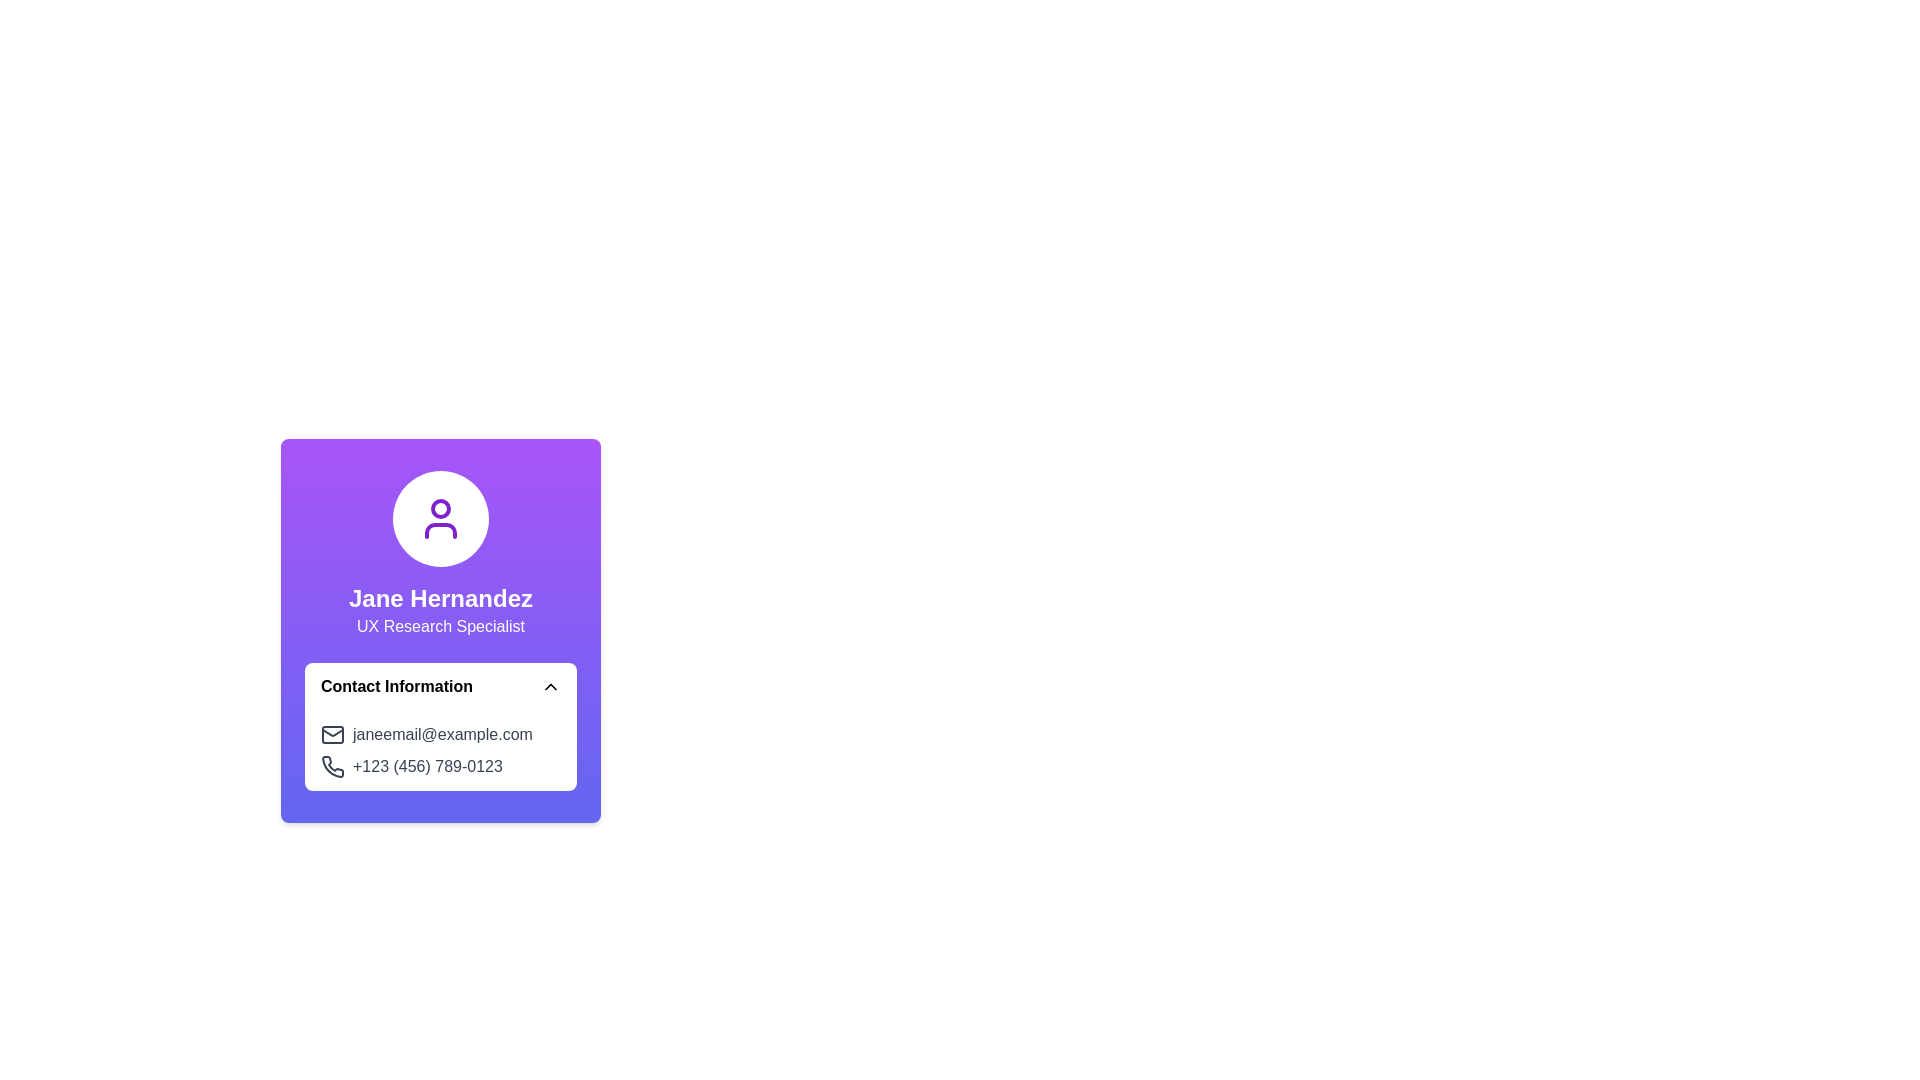 Image resolution: width=1920 pixels, height=1080 pixels. I want to click on the text block displaying 'Jane Hernandez' and 'UX Research Specialist' by moving the cursor to its center point, so click(440, 609).